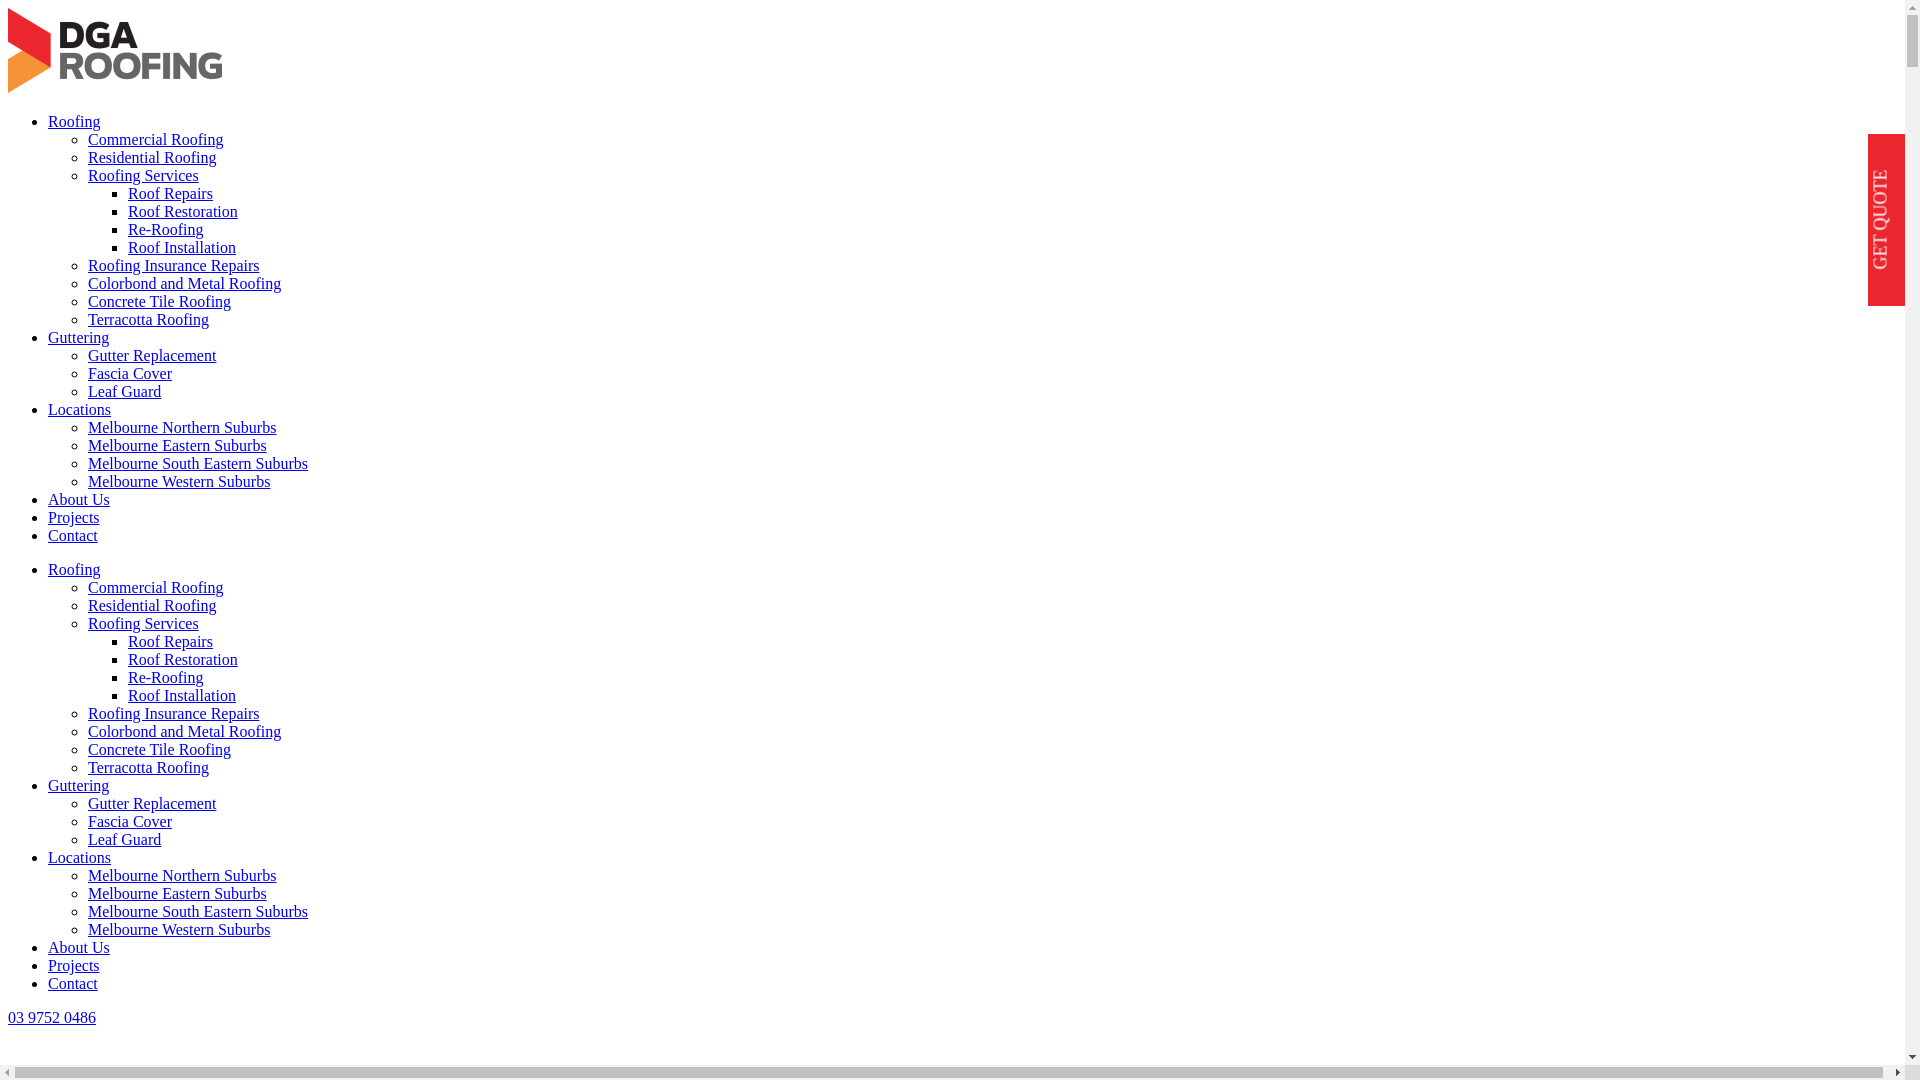 This screenshot has width=1920, height=1080. I want to click on 'Re-Roofing', so click(166, 676).